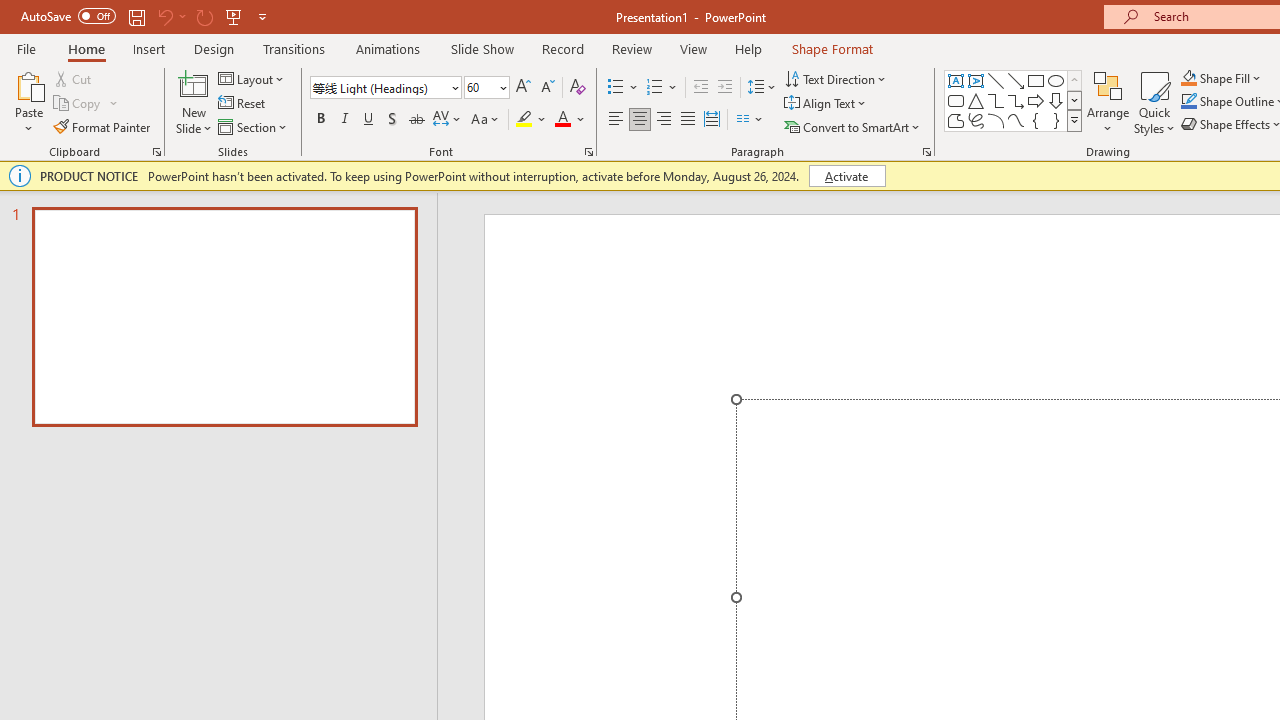 The height and width of the screenshot is (720, 1280). I want to click on 'Review', so click(630, 48).